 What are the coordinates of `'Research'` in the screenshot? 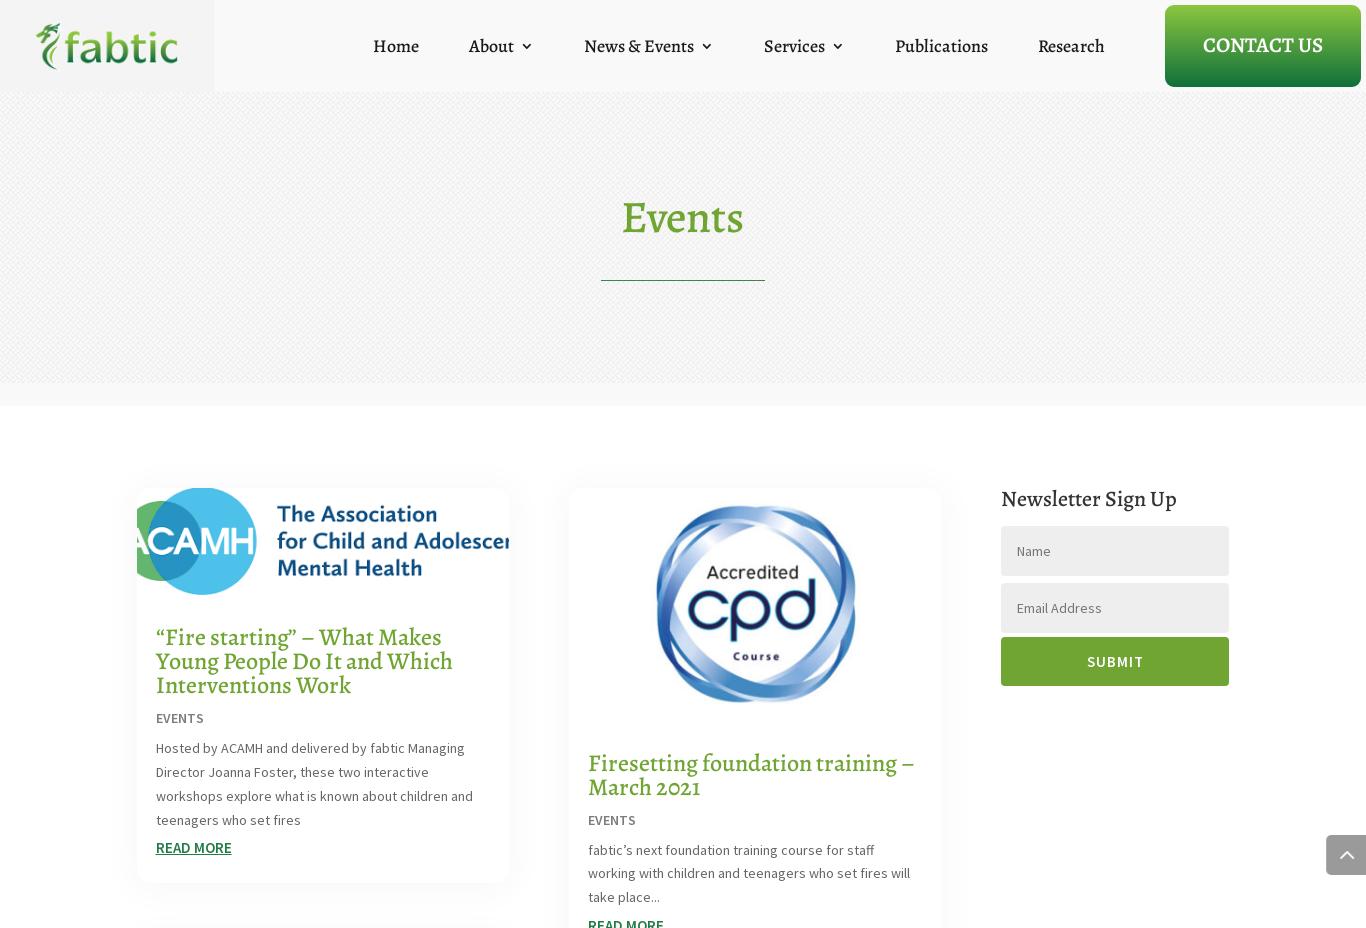 It's located at (1070, 44).